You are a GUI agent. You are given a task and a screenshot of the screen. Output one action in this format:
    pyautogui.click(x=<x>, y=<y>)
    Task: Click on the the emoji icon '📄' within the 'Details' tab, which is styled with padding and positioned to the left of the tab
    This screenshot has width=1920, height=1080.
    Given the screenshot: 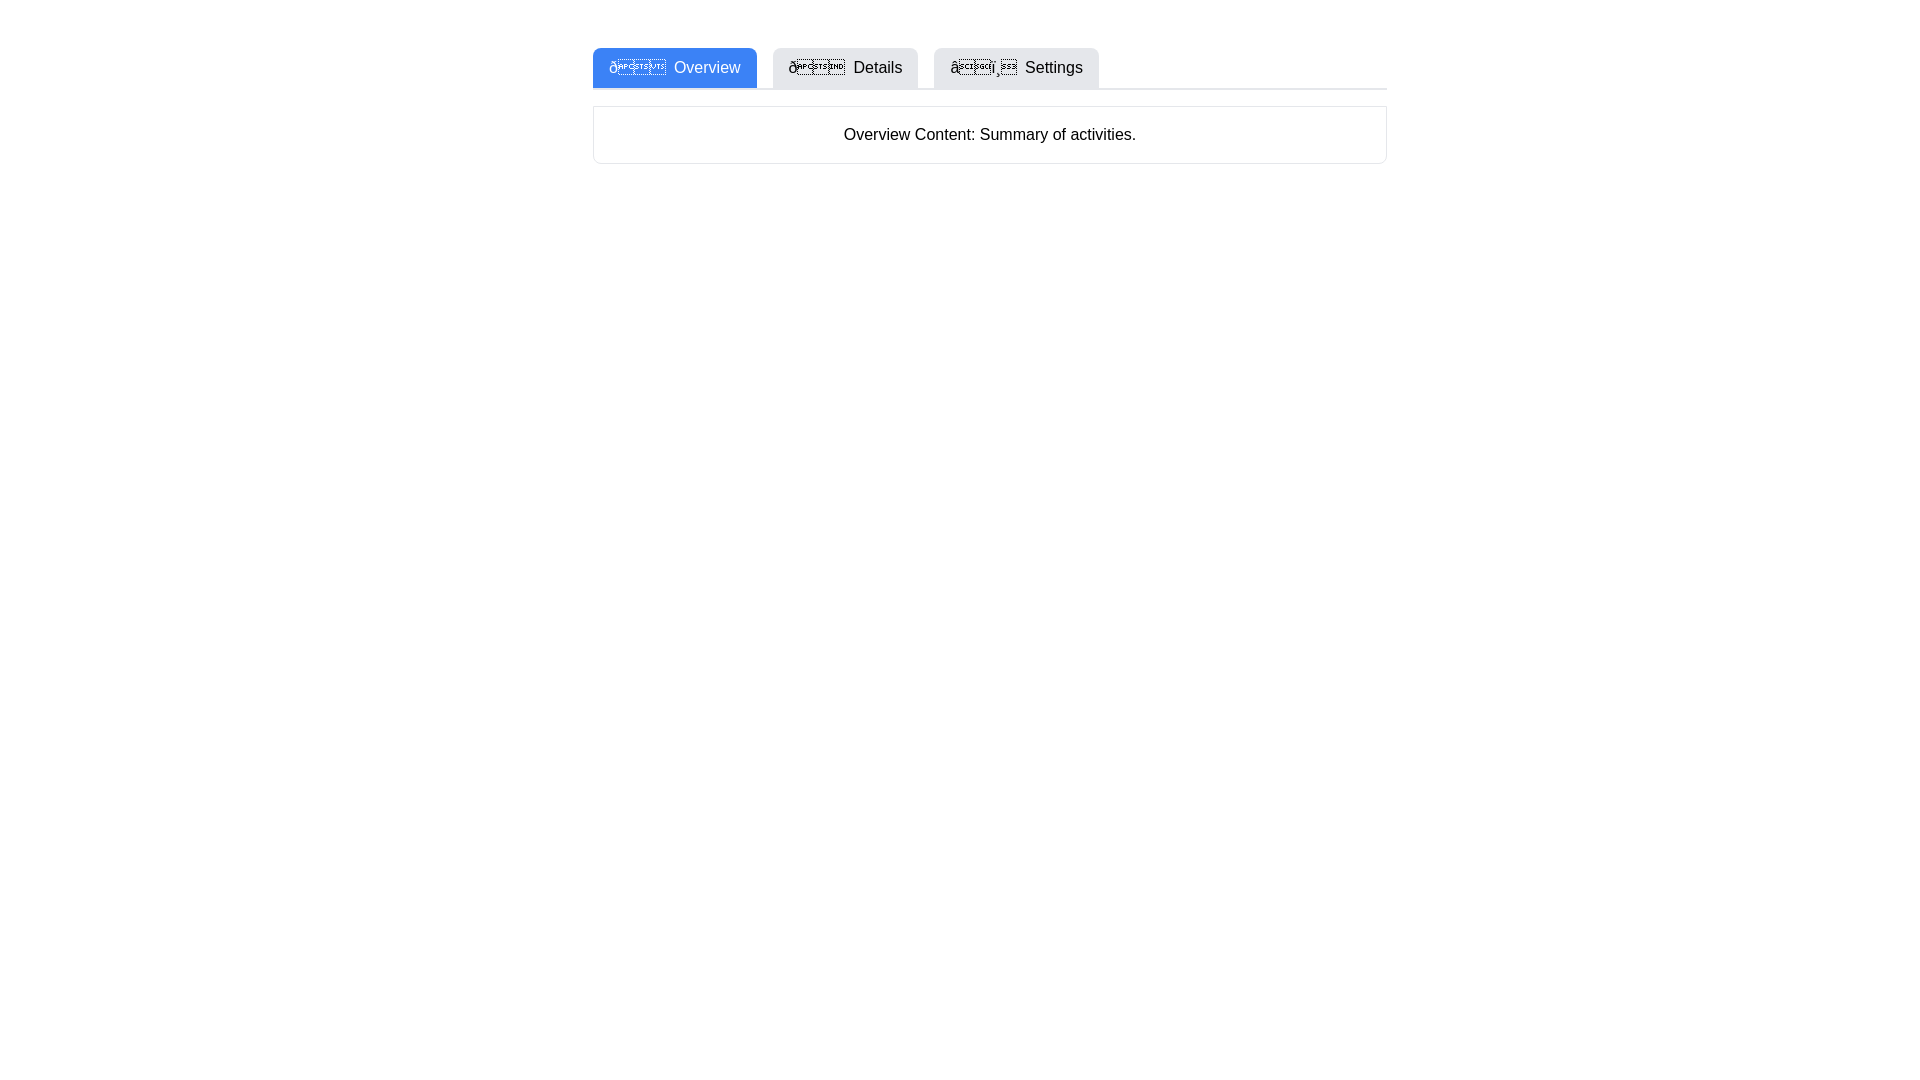 What is the action you would take?
    pyautogui.click(x=816, y=66)
    